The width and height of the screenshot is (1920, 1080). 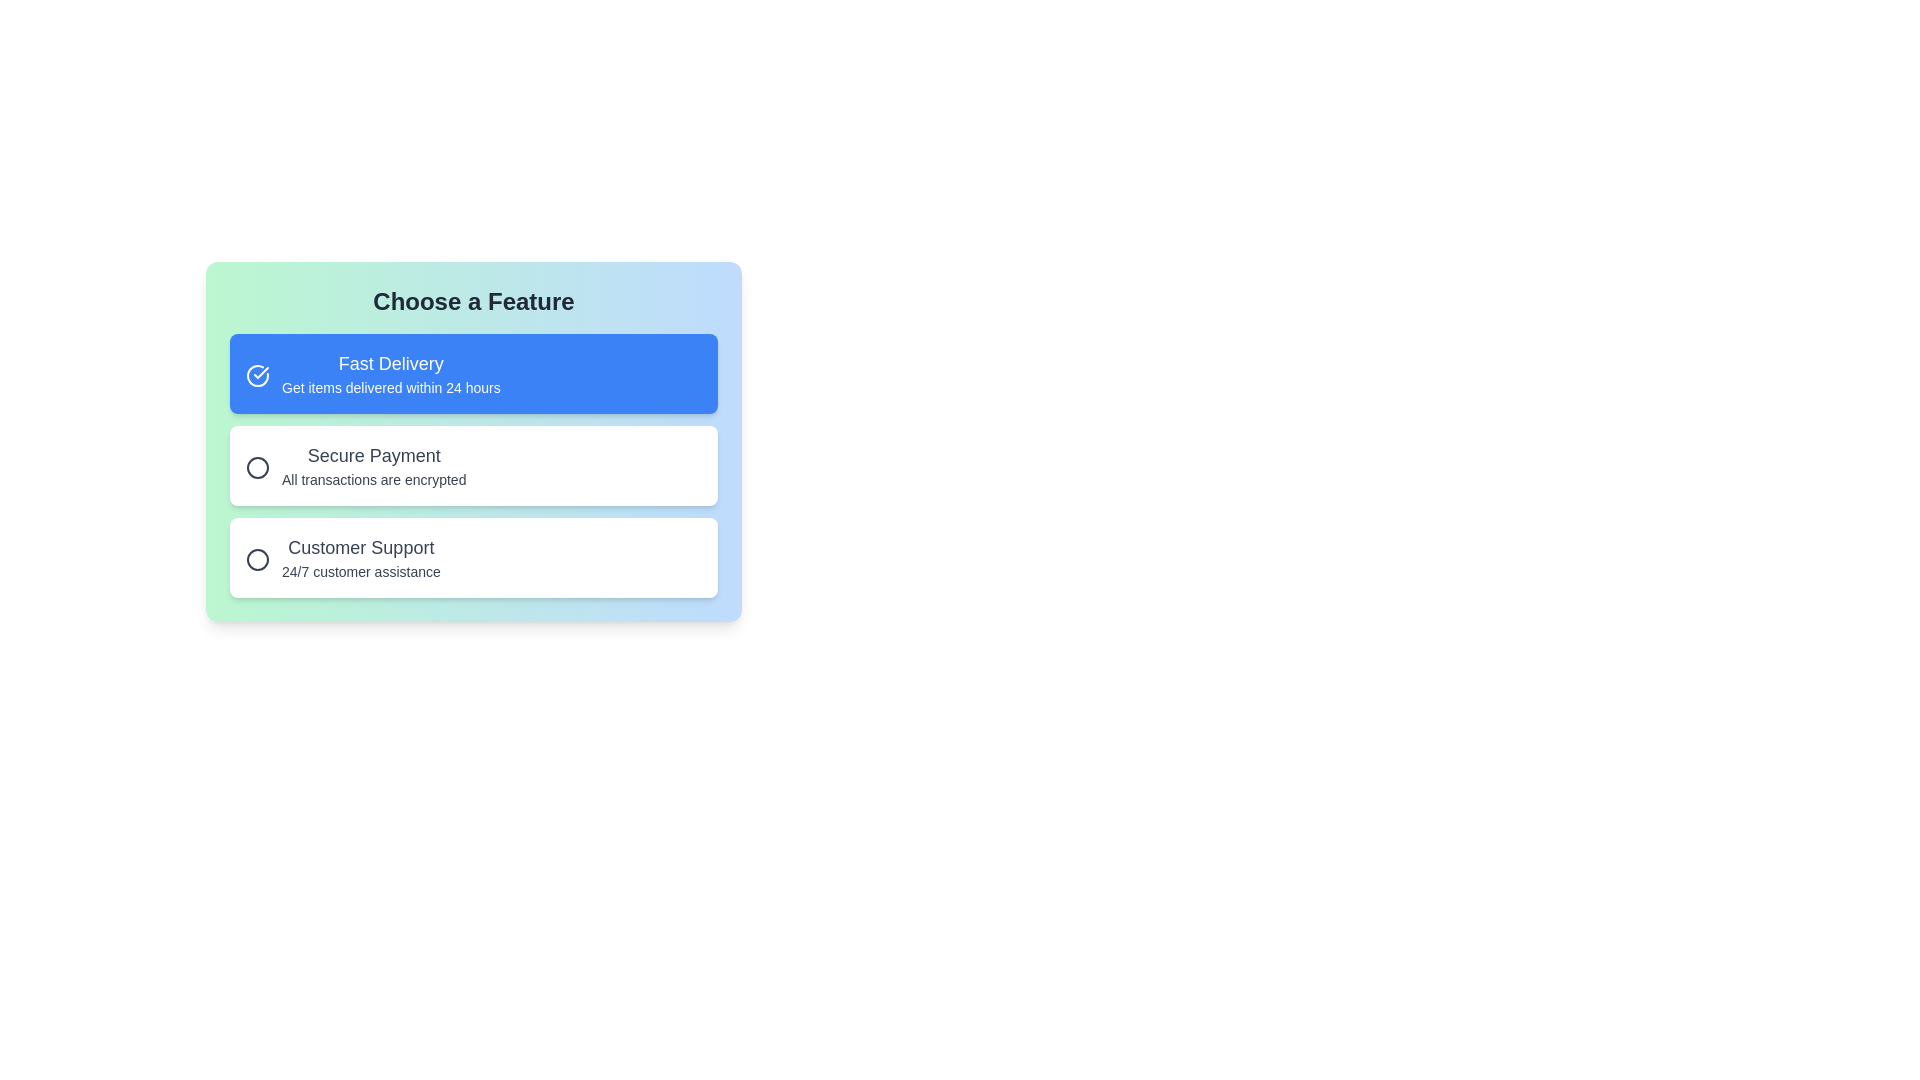 I want to click on the unfilled radio button adjacent to the 'Customer Support' text, so click(x=254, y=558).